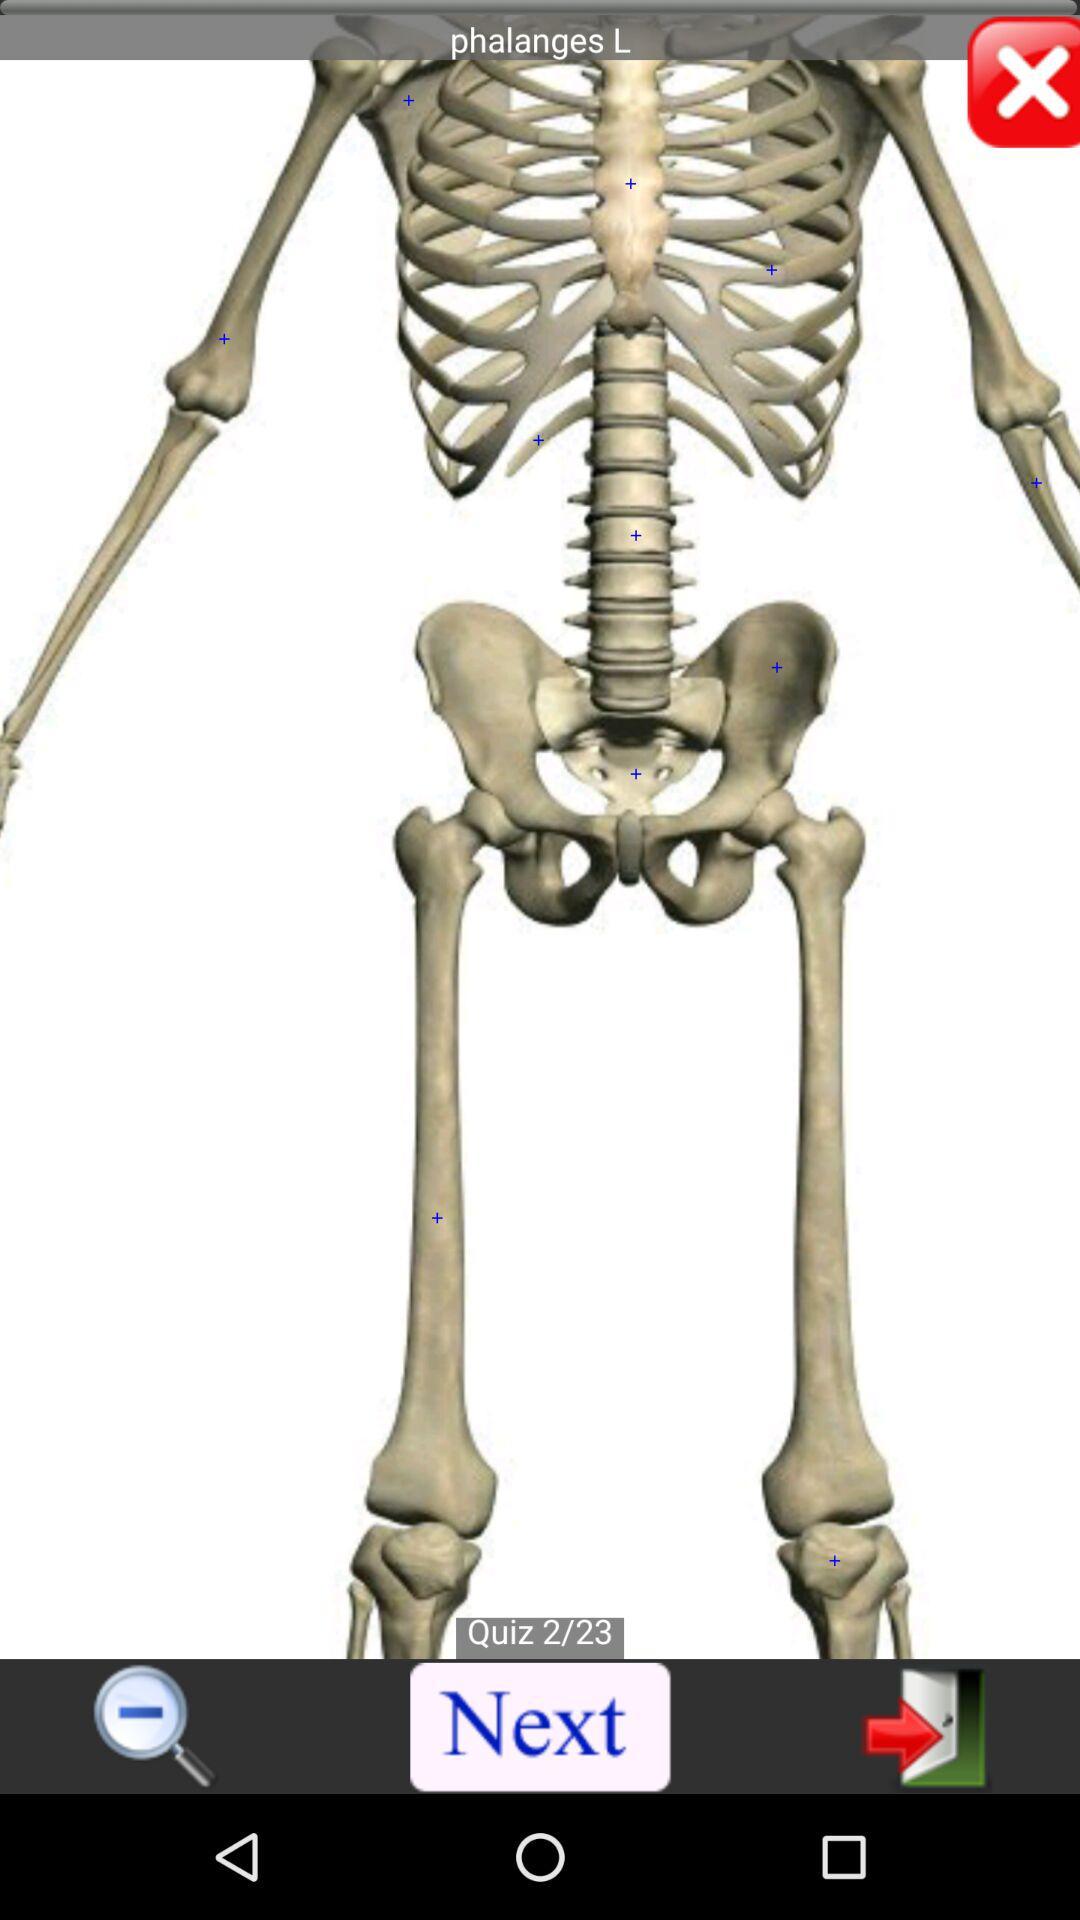 The height and width of the screenshot is (1920, 1080). Describe the element at coordinates (156, 1727) in the screenshot. I see `zoom` at that location.